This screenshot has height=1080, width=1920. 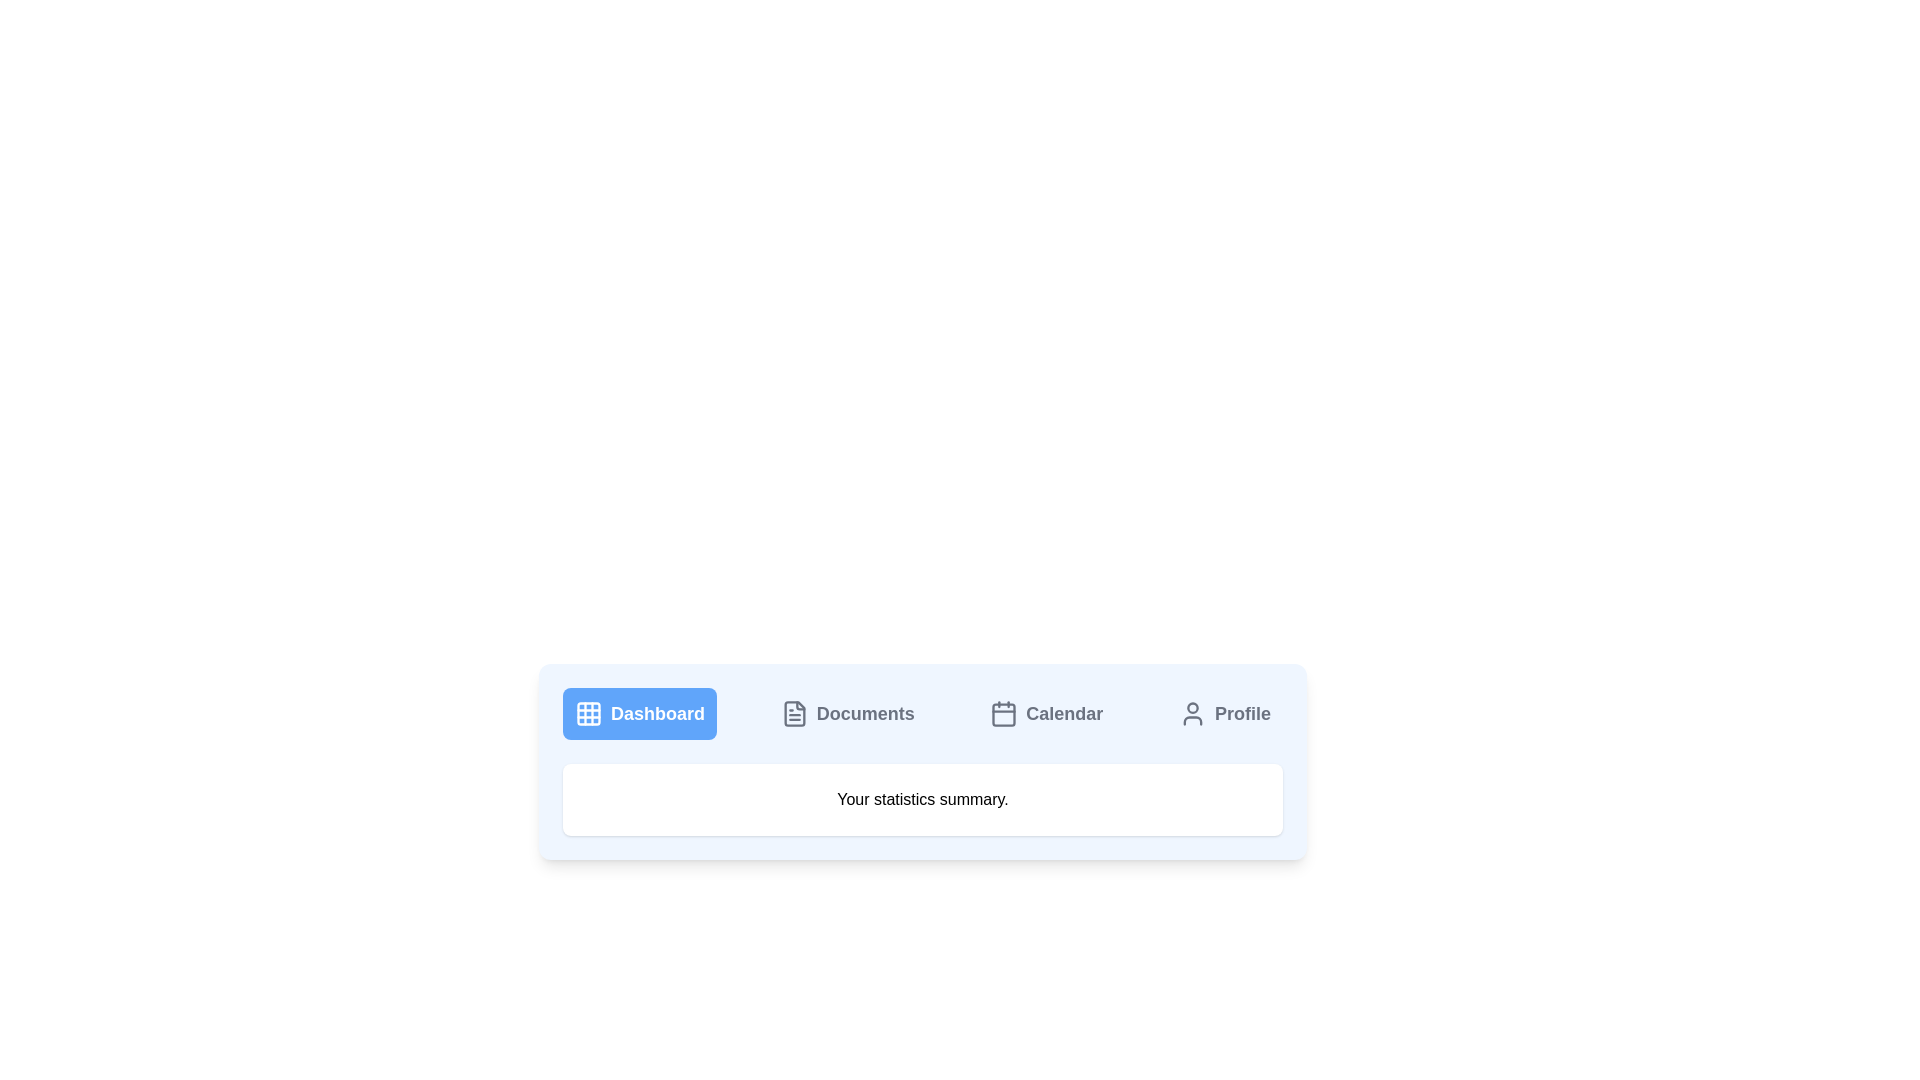 What do you see at coordinates (588, 712) in the screenshot?
I see `the small 3x3 grid icon with a white stroke on a blue background located to the left of the 'Dashboard' label` at bounding box center [588, 712].